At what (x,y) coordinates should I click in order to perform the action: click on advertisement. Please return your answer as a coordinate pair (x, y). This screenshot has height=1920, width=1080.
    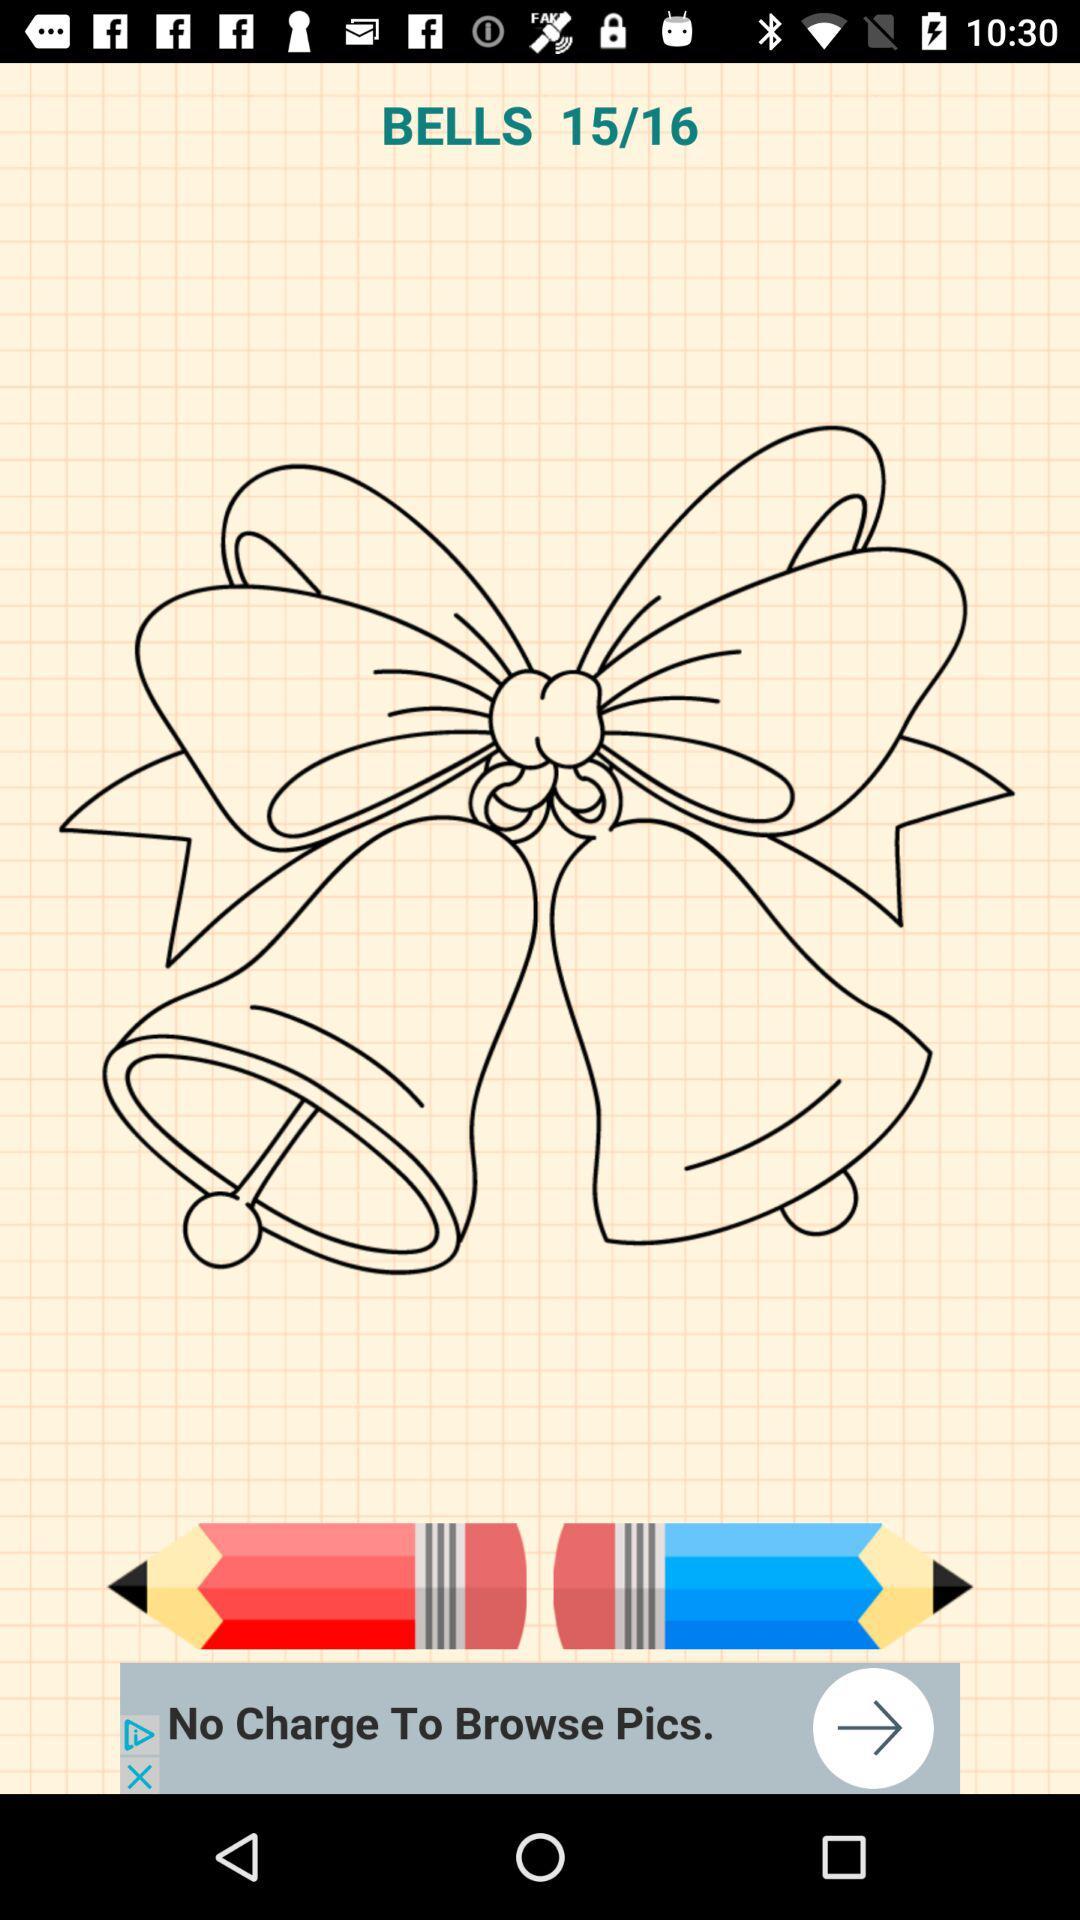
    Looking at the image, I should click on (540, 1727).